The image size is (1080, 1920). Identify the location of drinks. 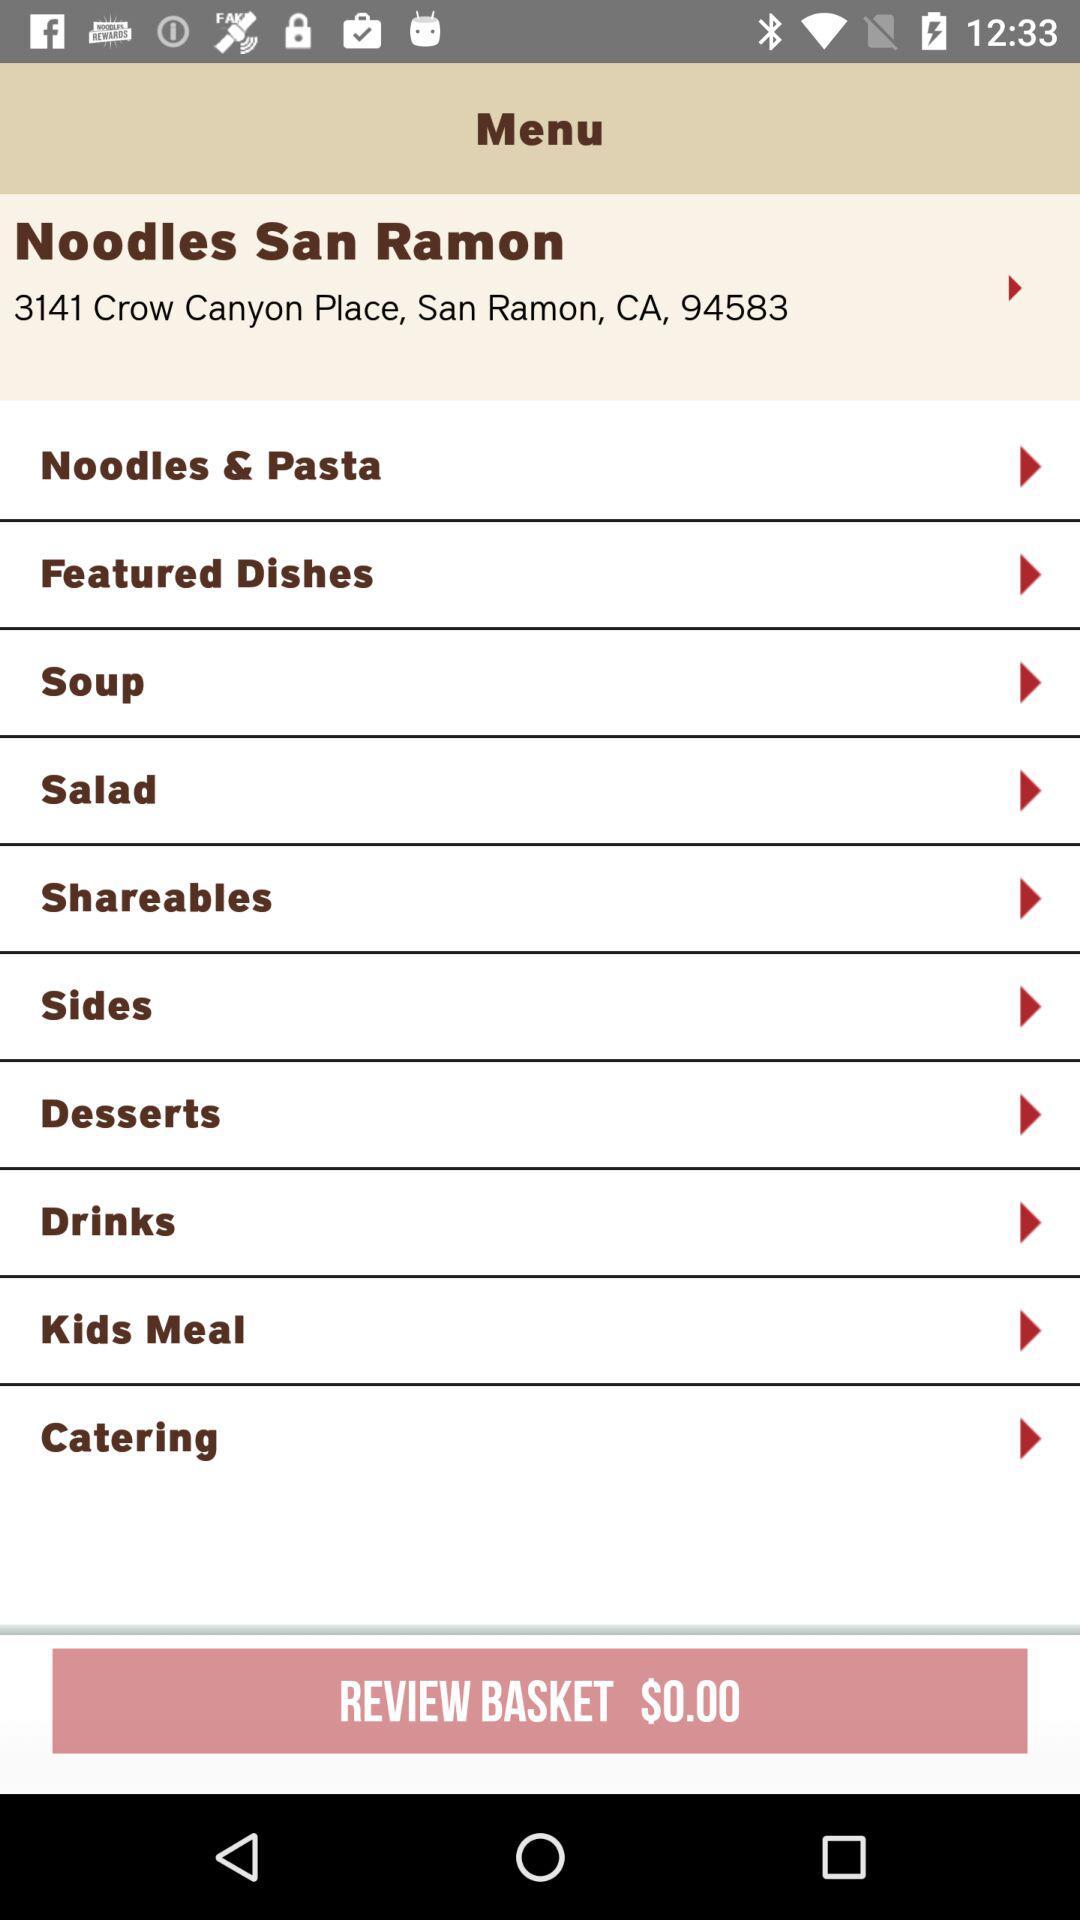
(513, 1219).